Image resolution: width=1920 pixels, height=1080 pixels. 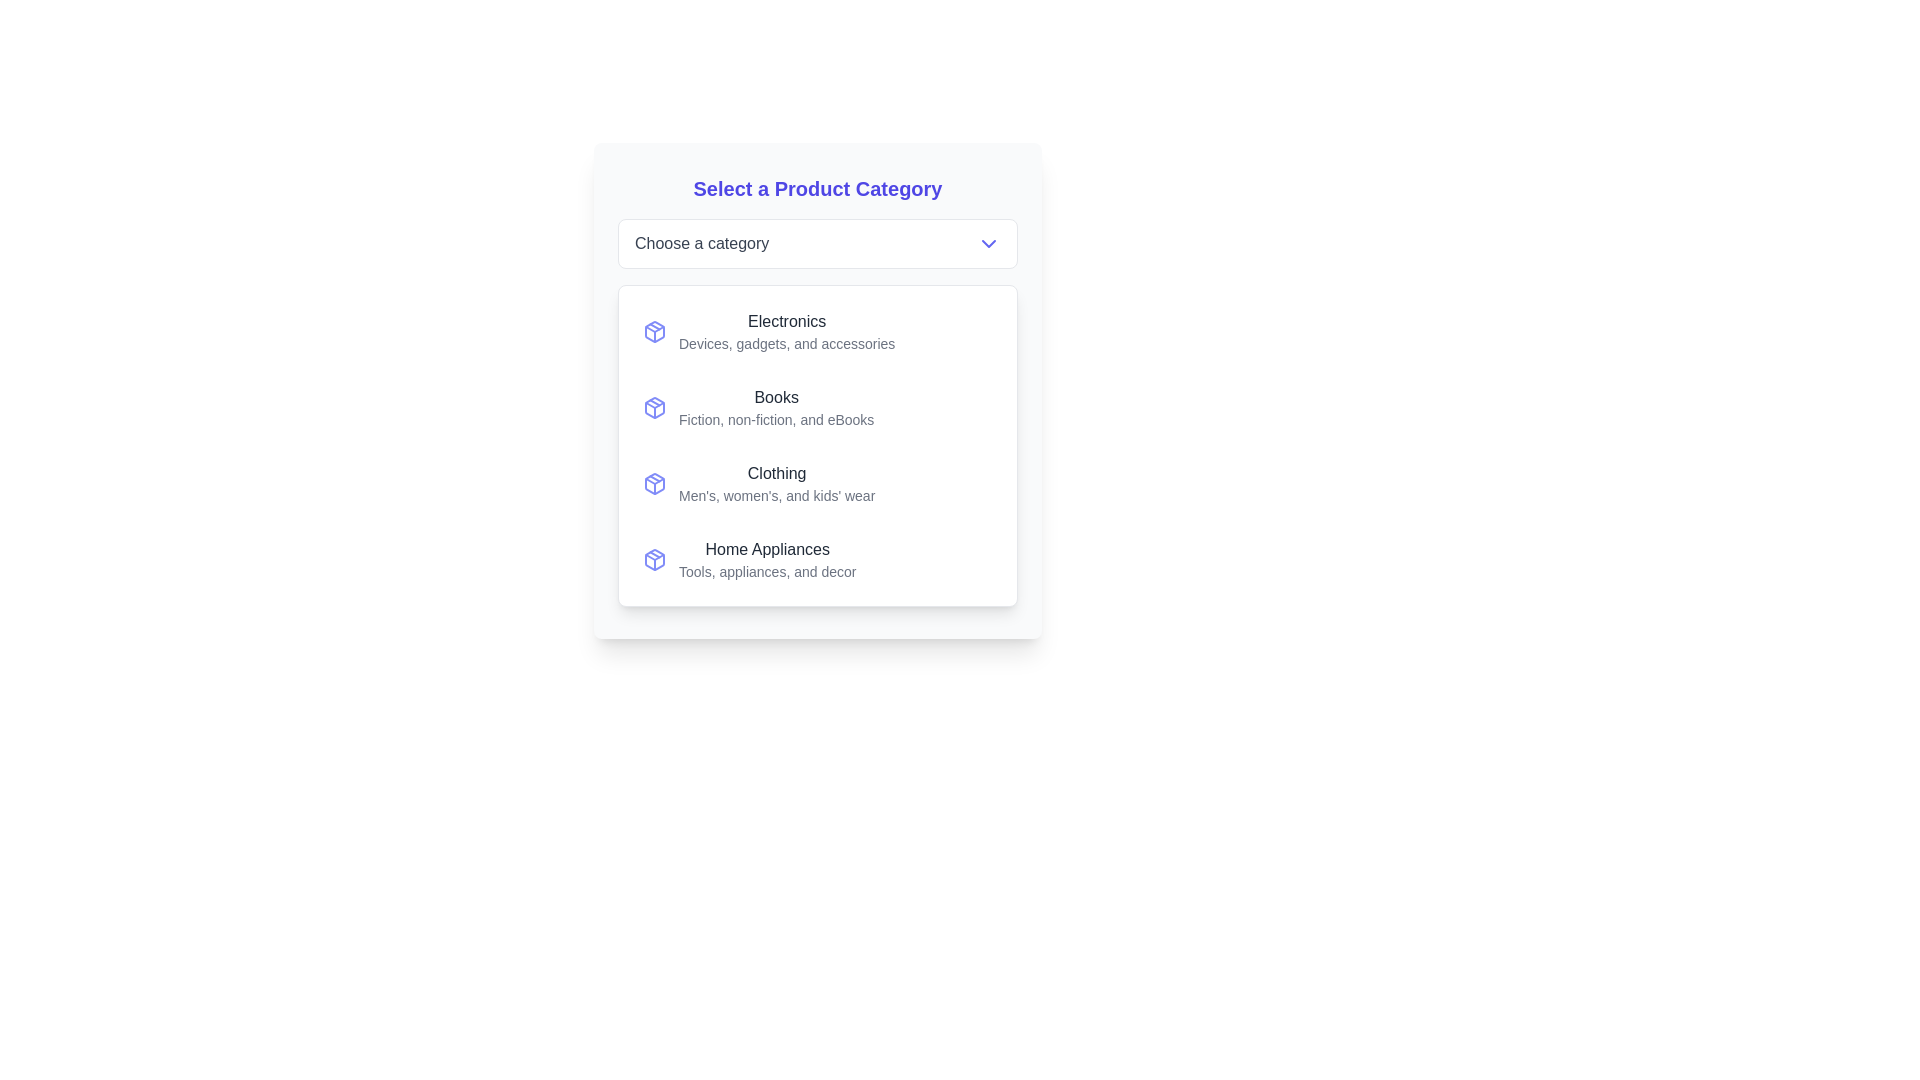 I want to click on the 'Home Appliances' icon, which is the fourth item in the product categories list, so click(x=654, y=559).